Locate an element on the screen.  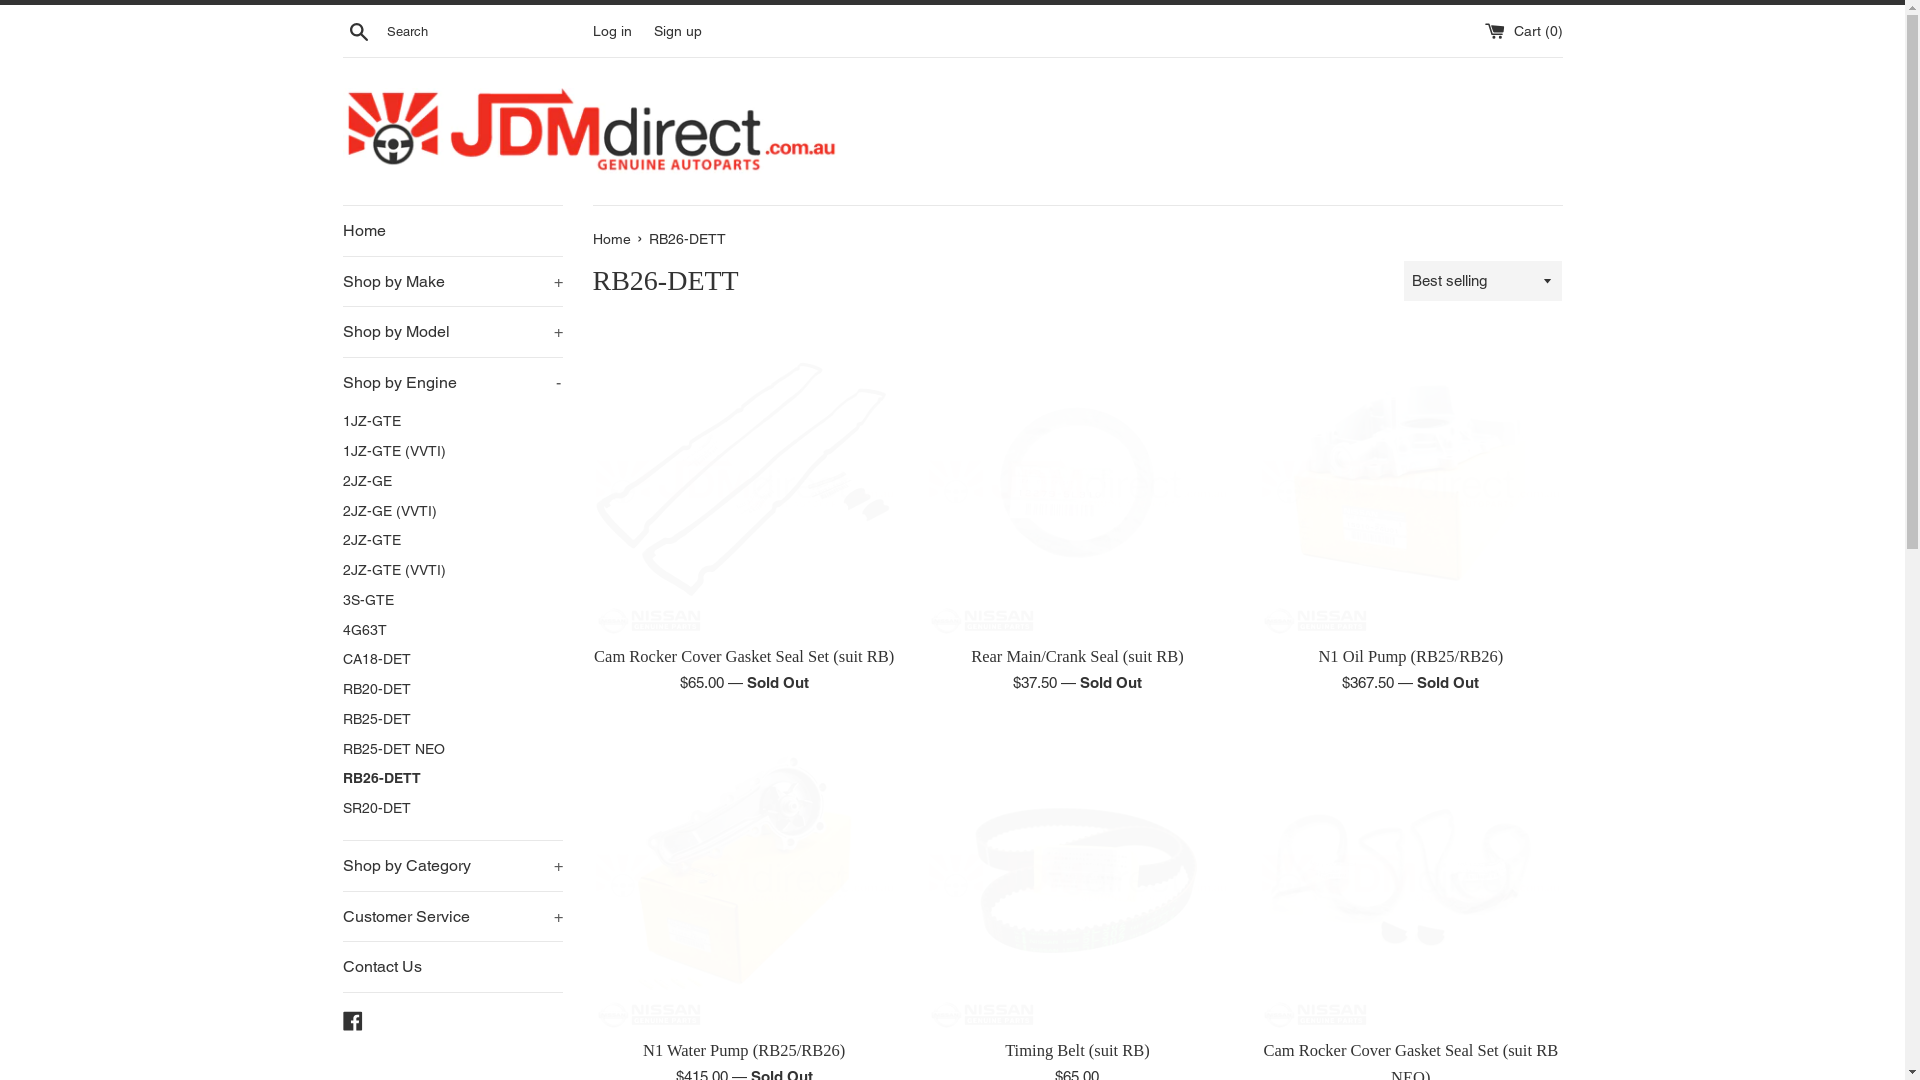
'RB25-DET' is located at coordinates (341, 720).